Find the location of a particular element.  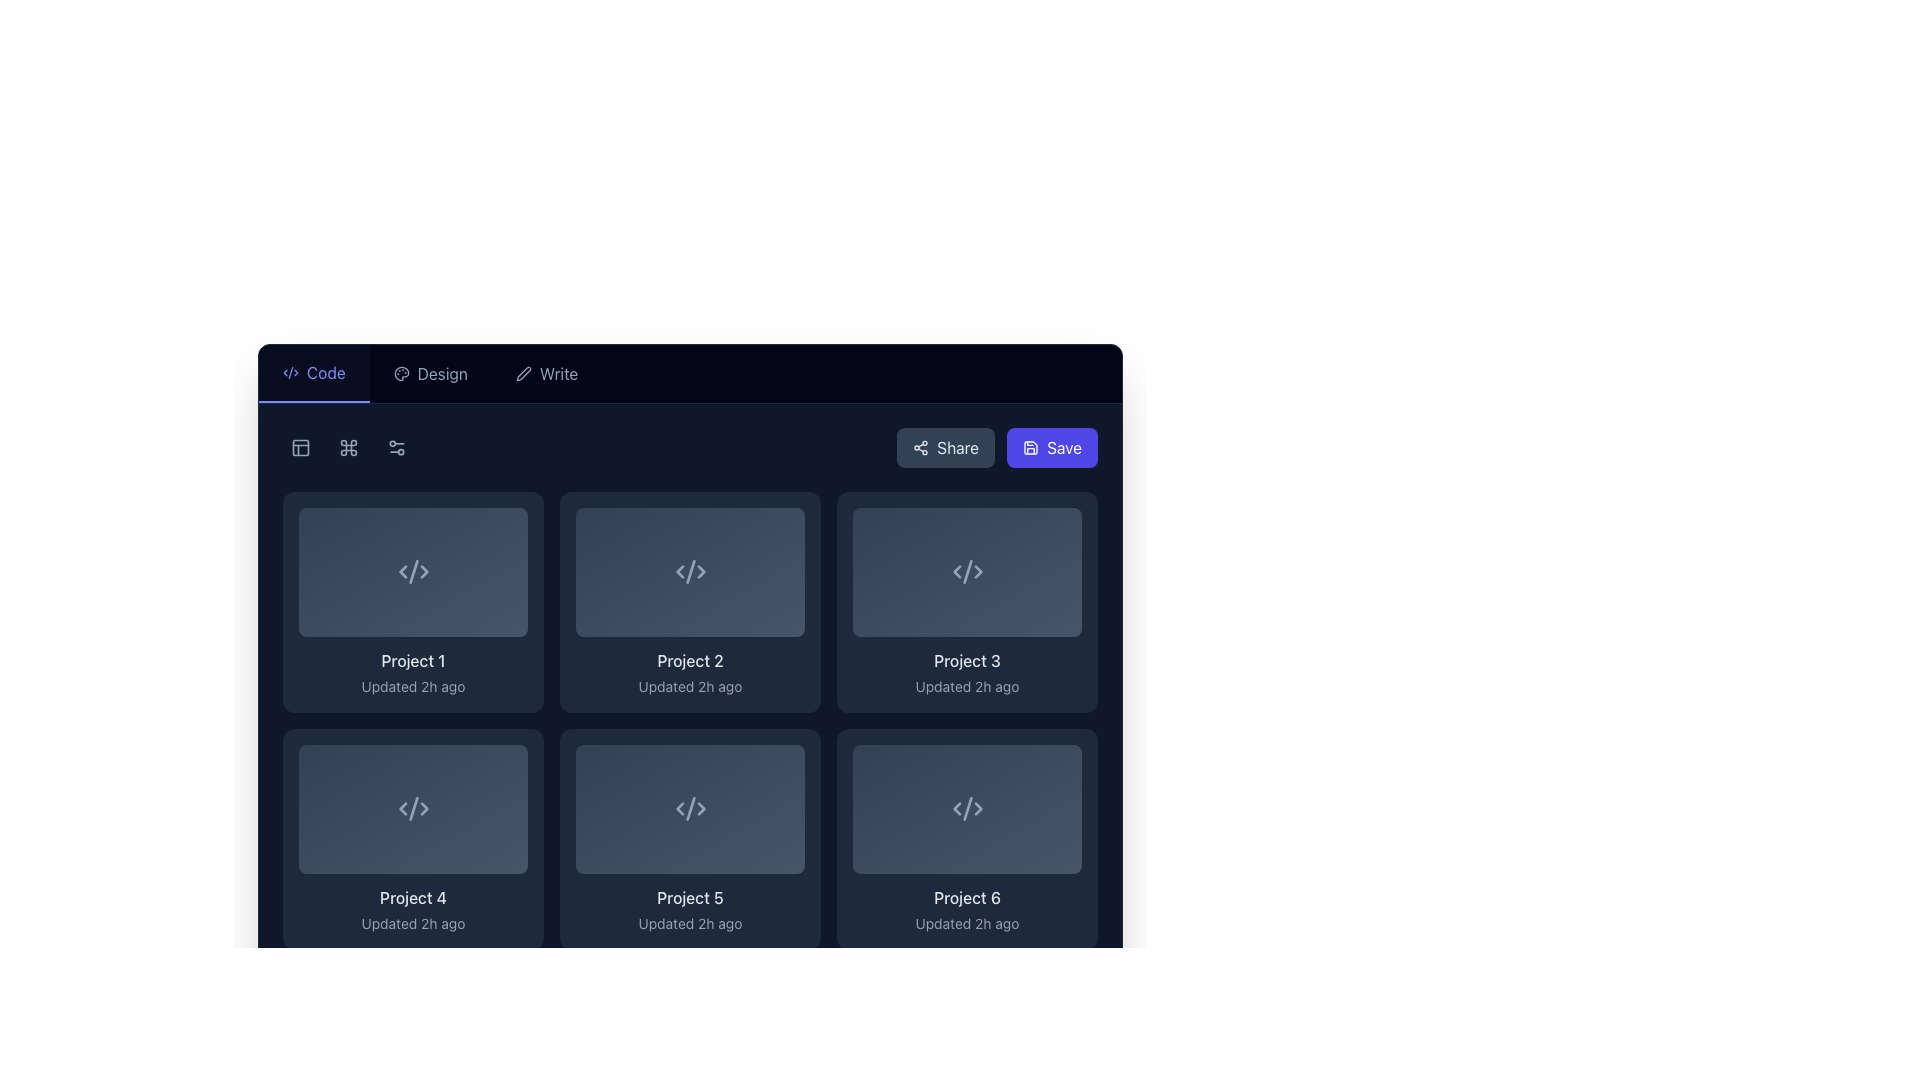

the button with an icon resembling stacked layers located in the top-right corner of the 'Project 5' card is located at coordinates (801, 748).